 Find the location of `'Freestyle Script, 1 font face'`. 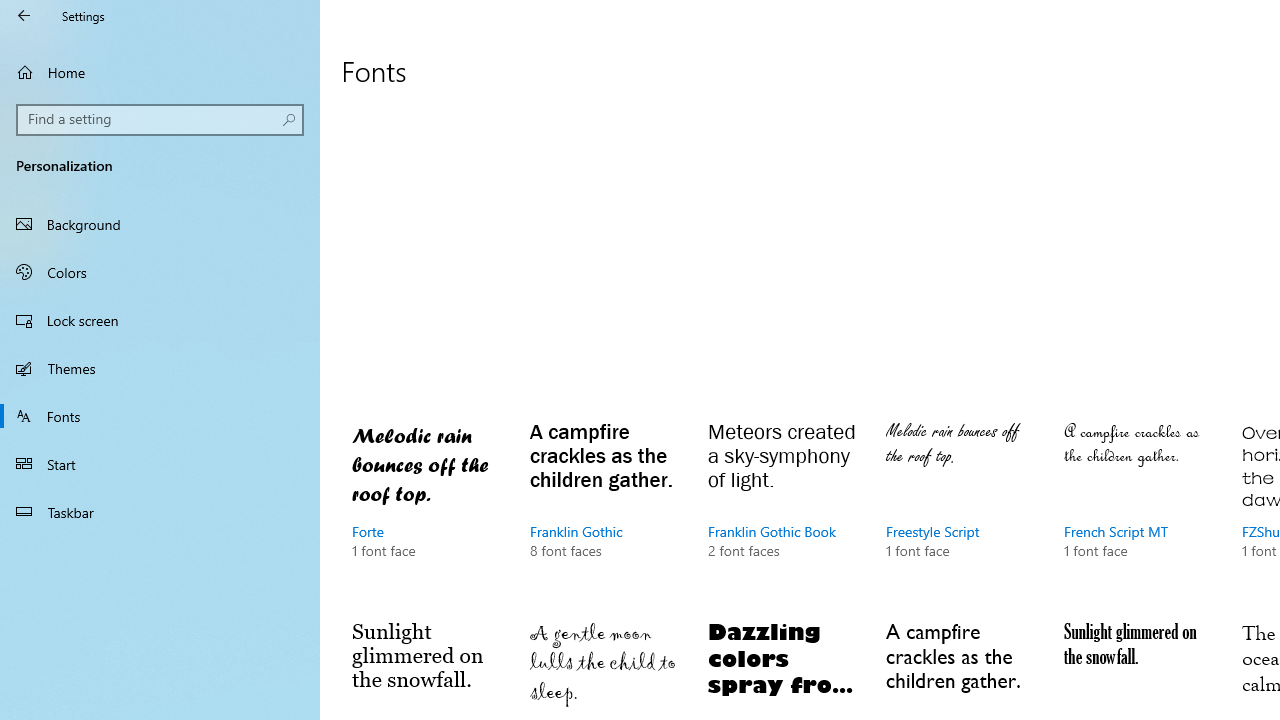

'Freestyle Script, 1 font face' is located at coordinates (961, 508).